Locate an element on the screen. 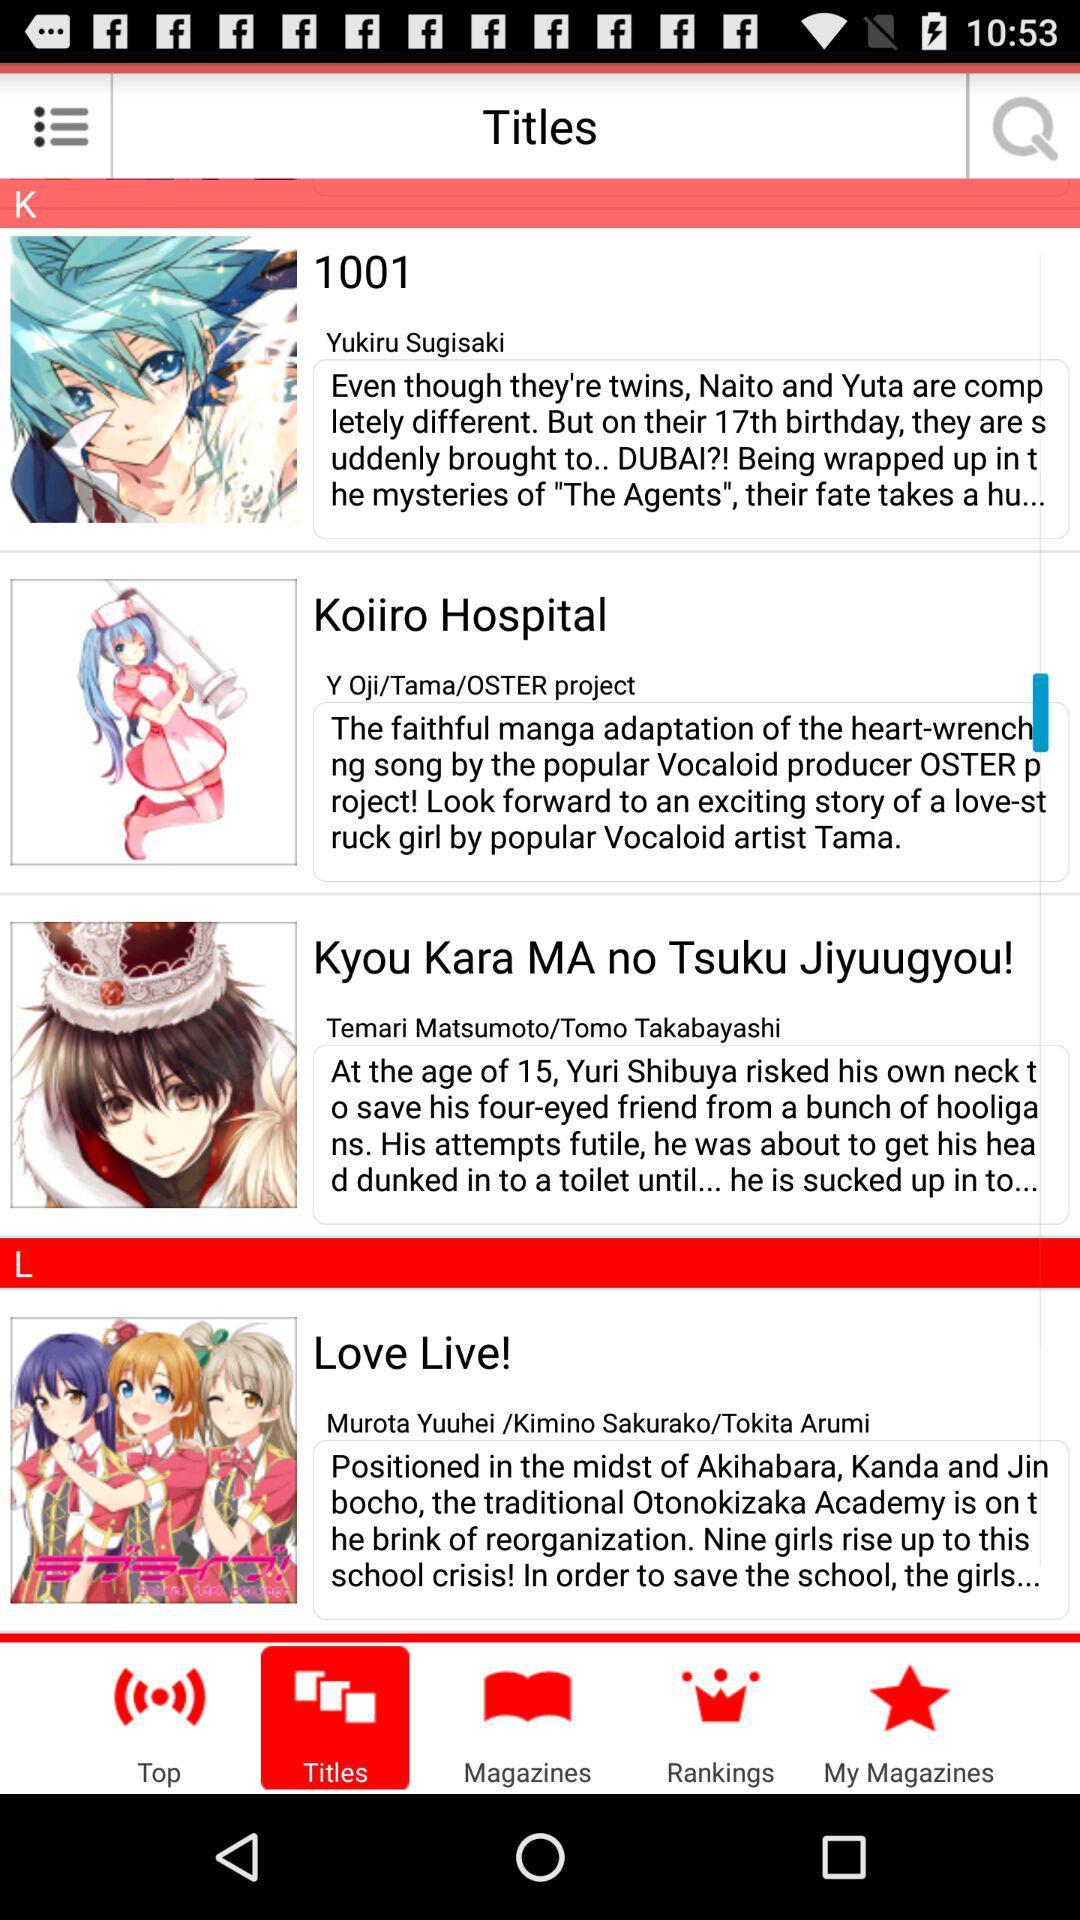 The width and height of the screenshot is (1080, 1920). the list icon is located at coordinates (60, 133).